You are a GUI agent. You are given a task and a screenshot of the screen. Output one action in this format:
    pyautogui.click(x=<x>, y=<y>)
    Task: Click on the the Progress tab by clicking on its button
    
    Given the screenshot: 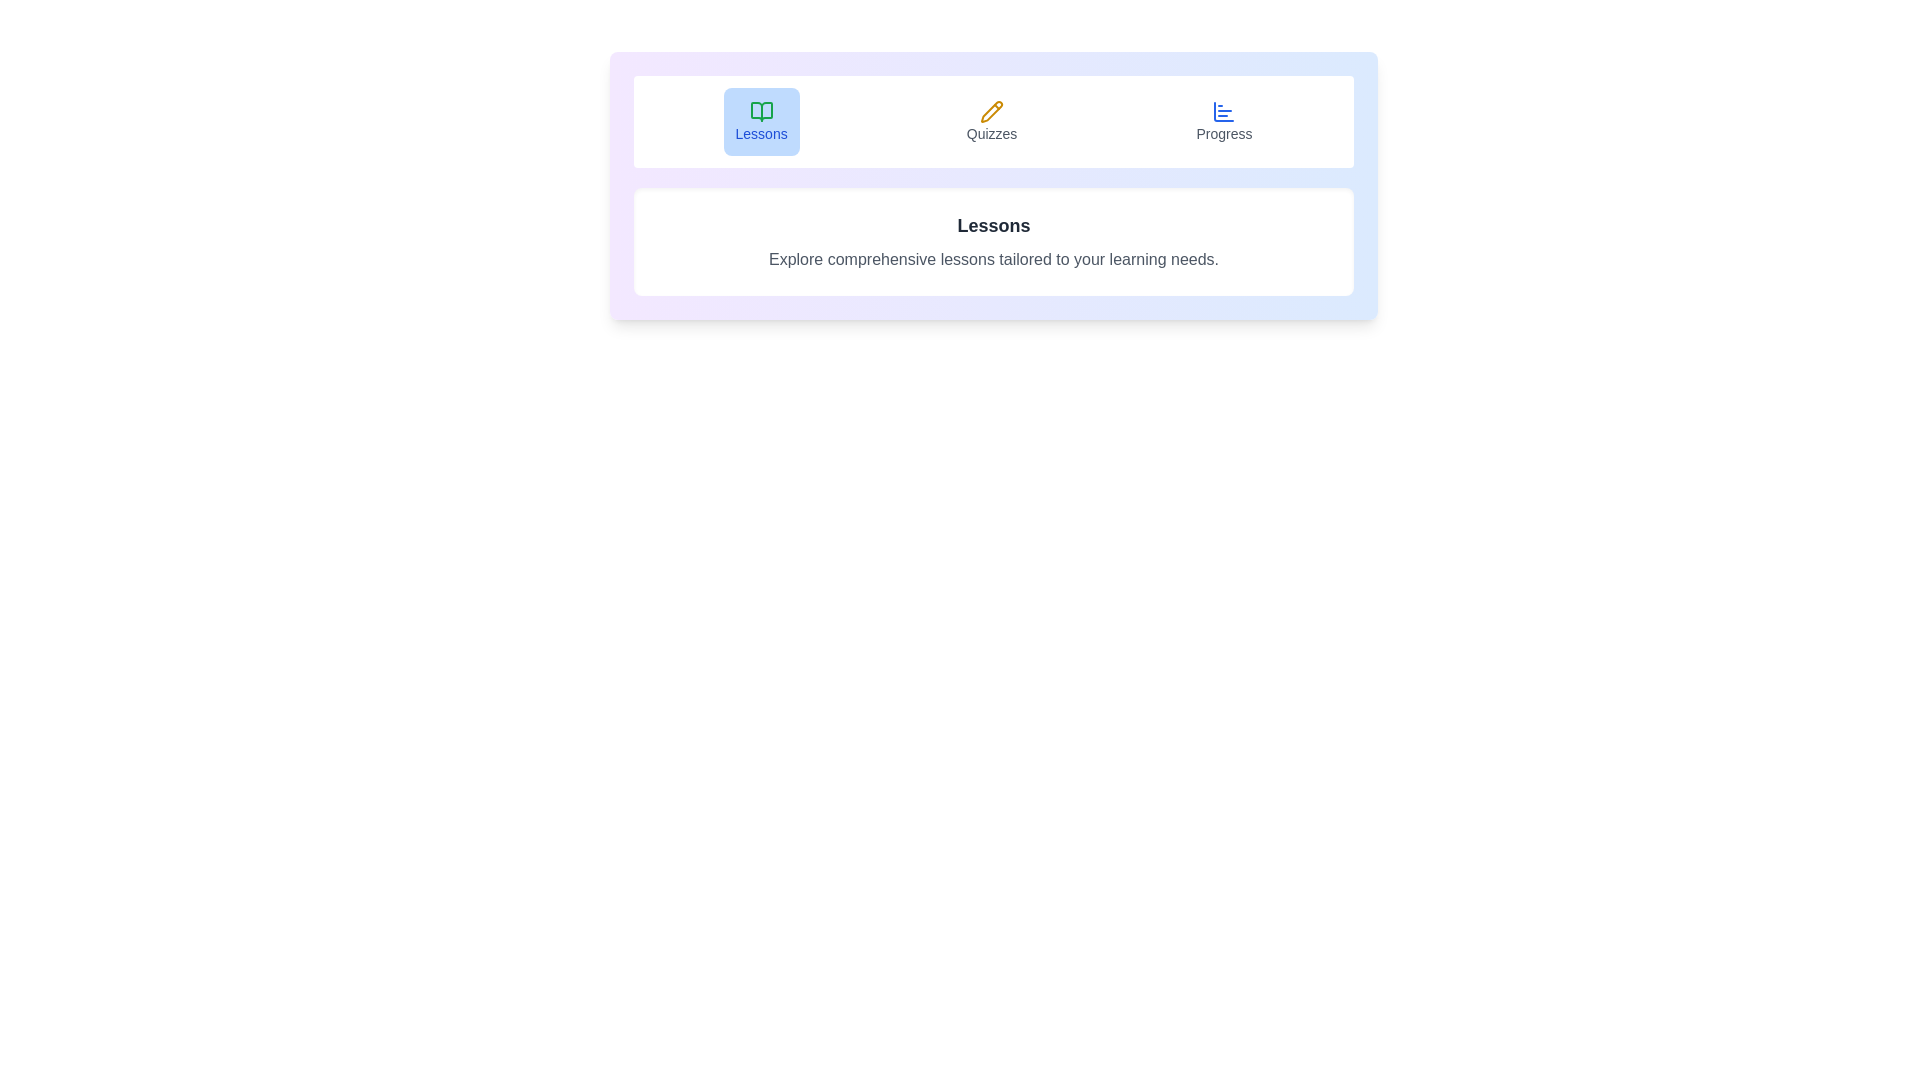 What is the action you would take?
    pyautogui.click(x=1223, y=122)
    